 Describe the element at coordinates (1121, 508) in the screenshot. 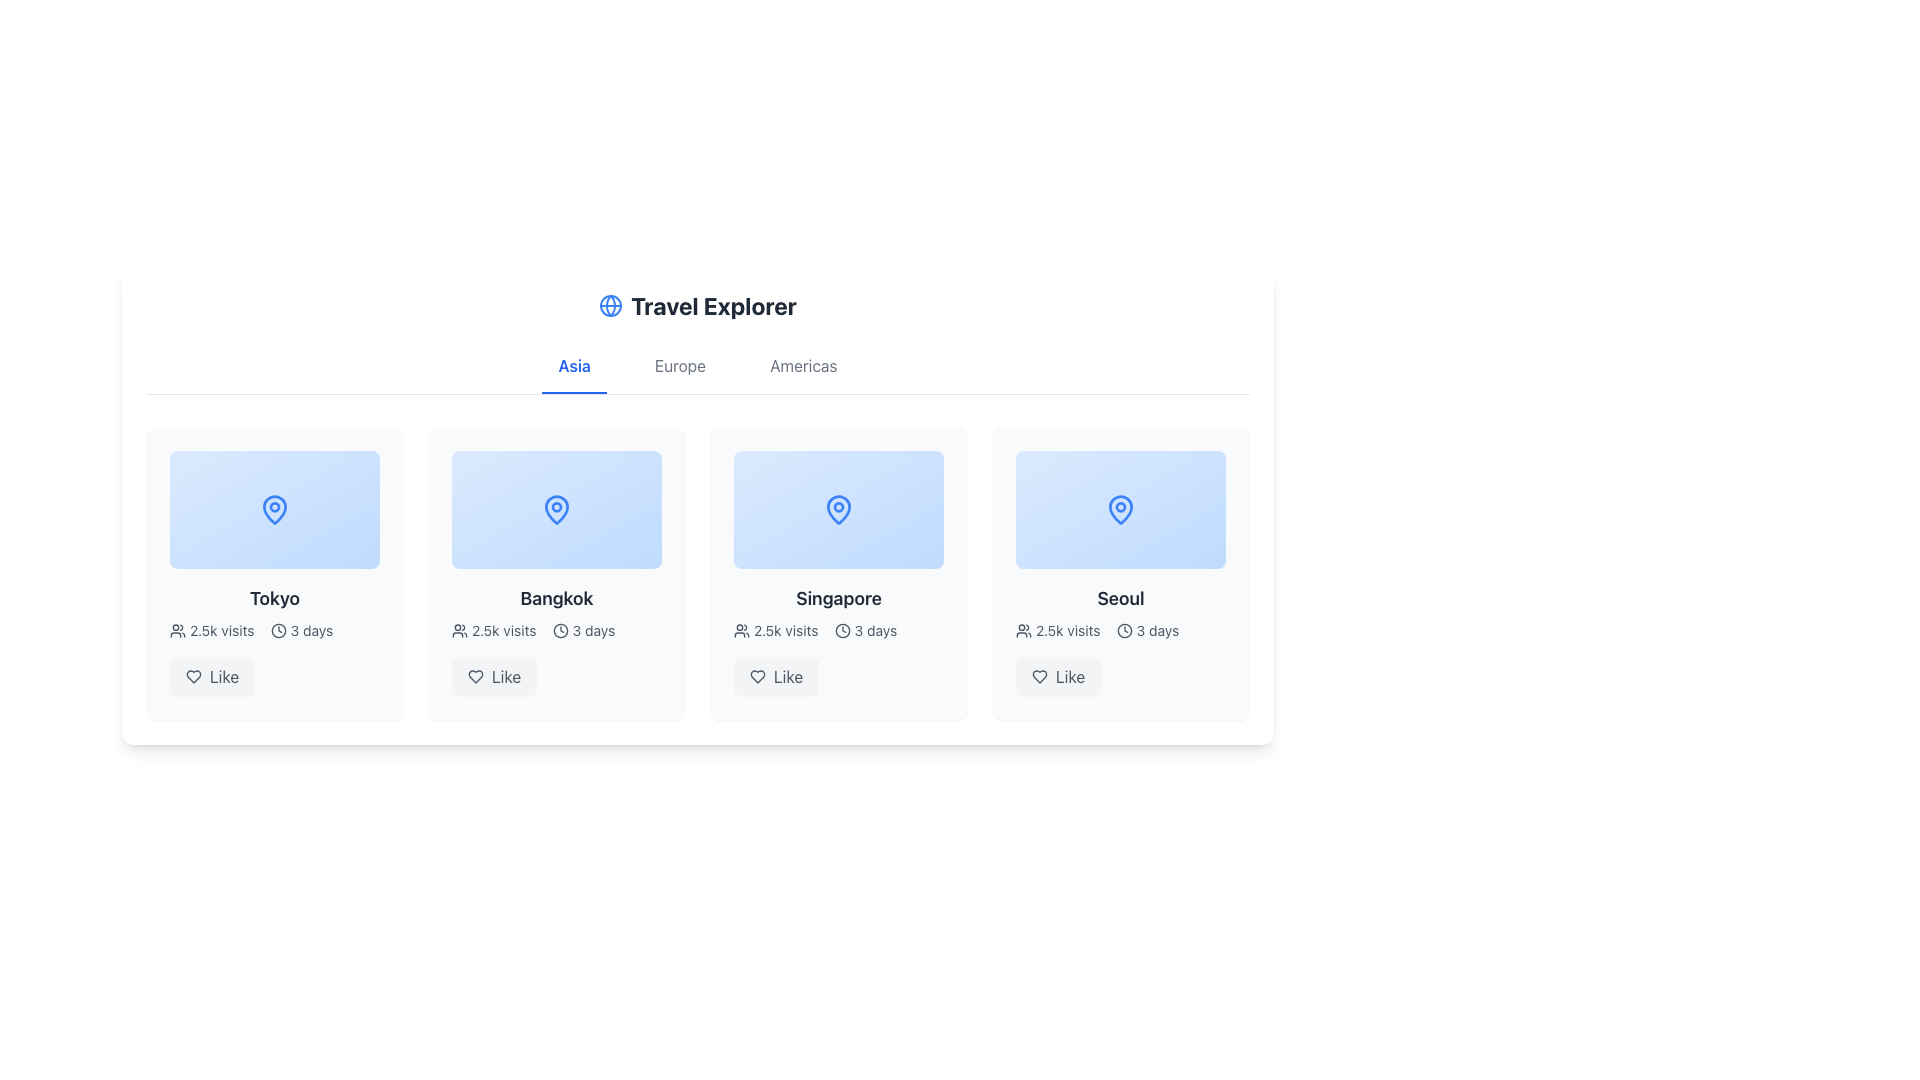

I see `the location pin icon associated with the 'Seoul' travel destination card, which is the fourth card in the horizontal list under the 'Asia' tab` at that location.